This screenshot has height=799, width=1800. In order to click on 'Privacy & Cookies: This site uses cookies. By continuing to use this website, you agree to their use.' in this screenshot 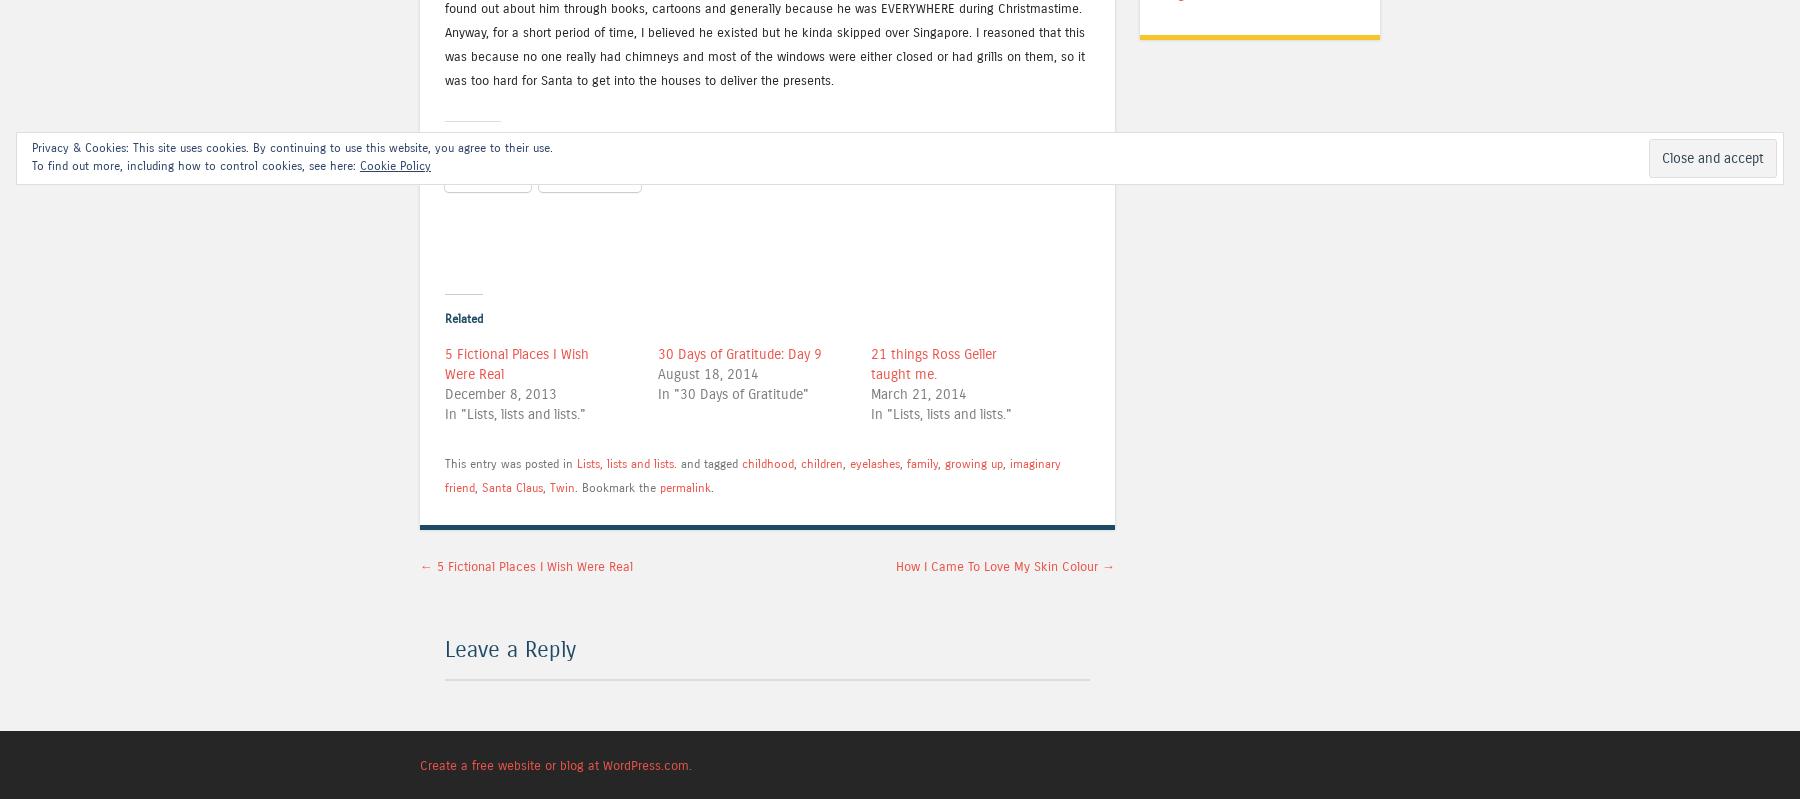, I will do `click(31, 147)`.